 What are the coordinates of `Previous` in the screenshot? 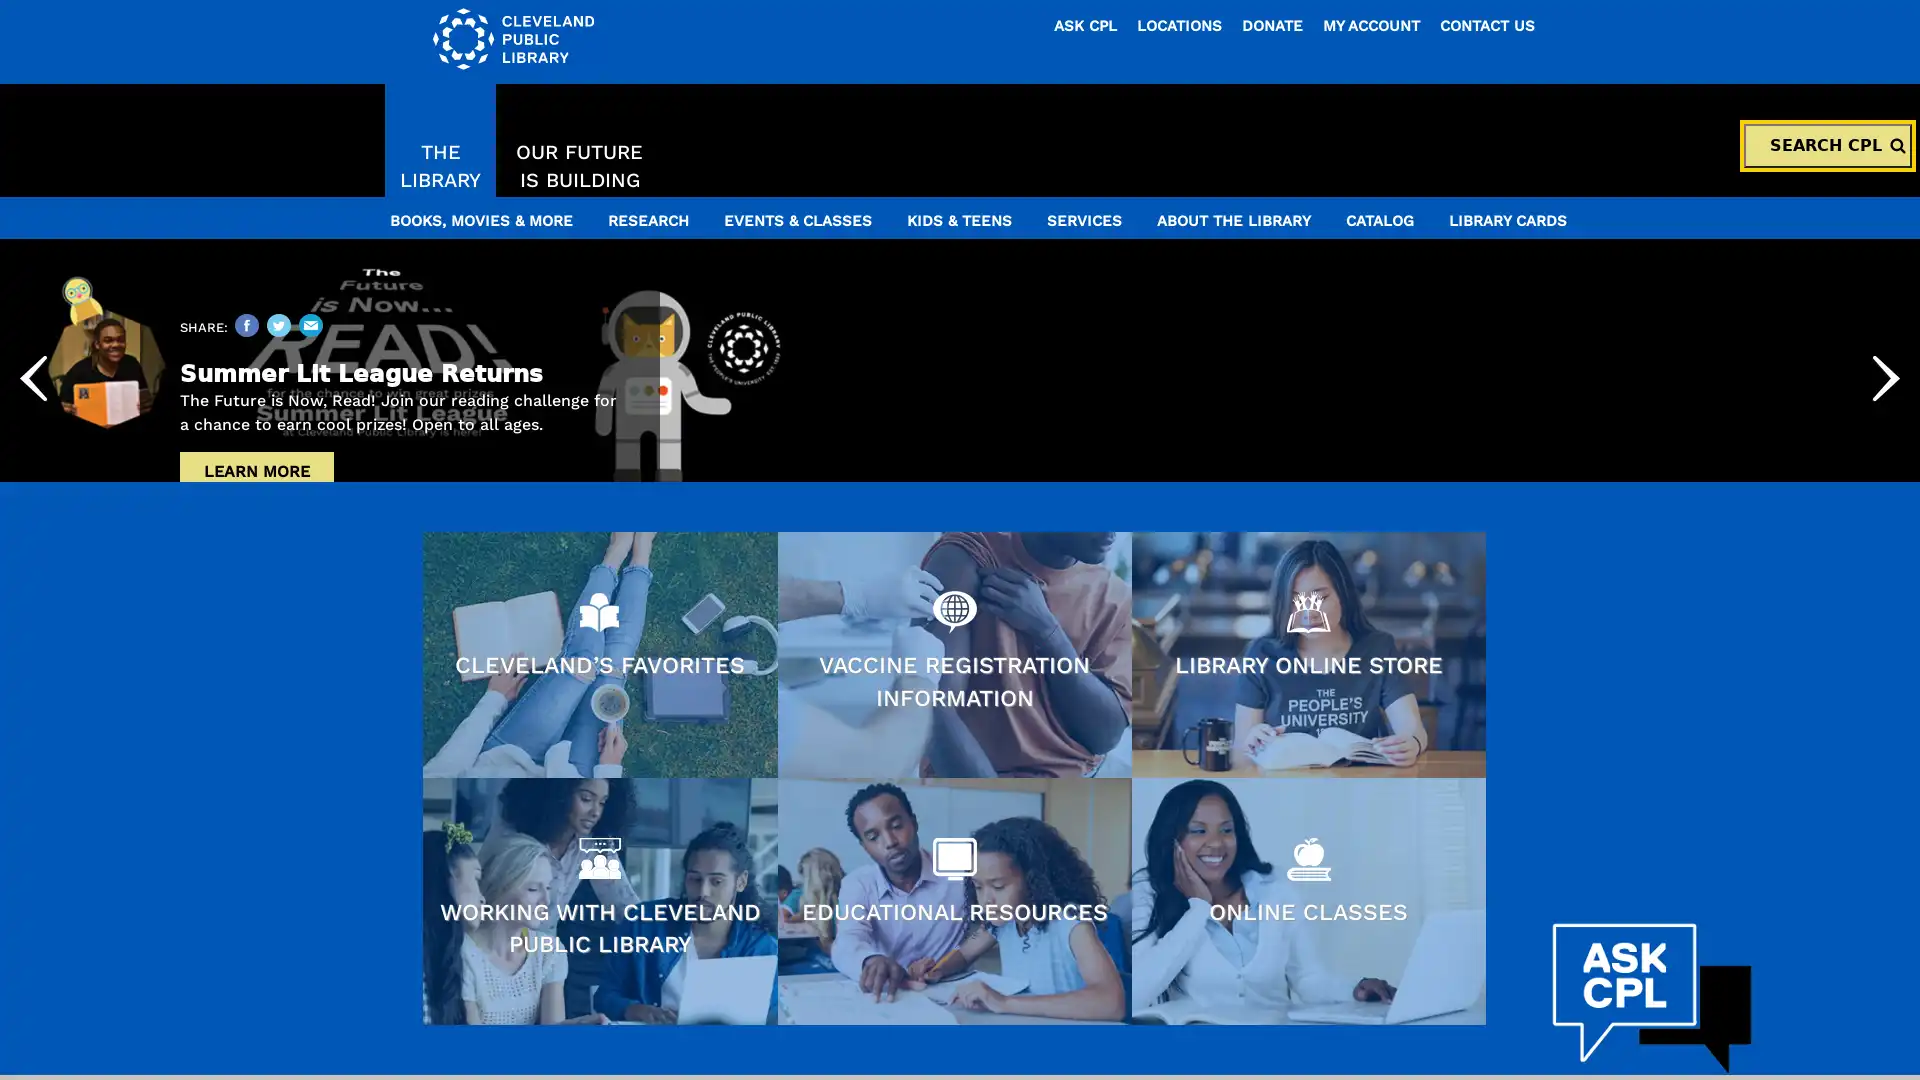 It's located at (33, 526).